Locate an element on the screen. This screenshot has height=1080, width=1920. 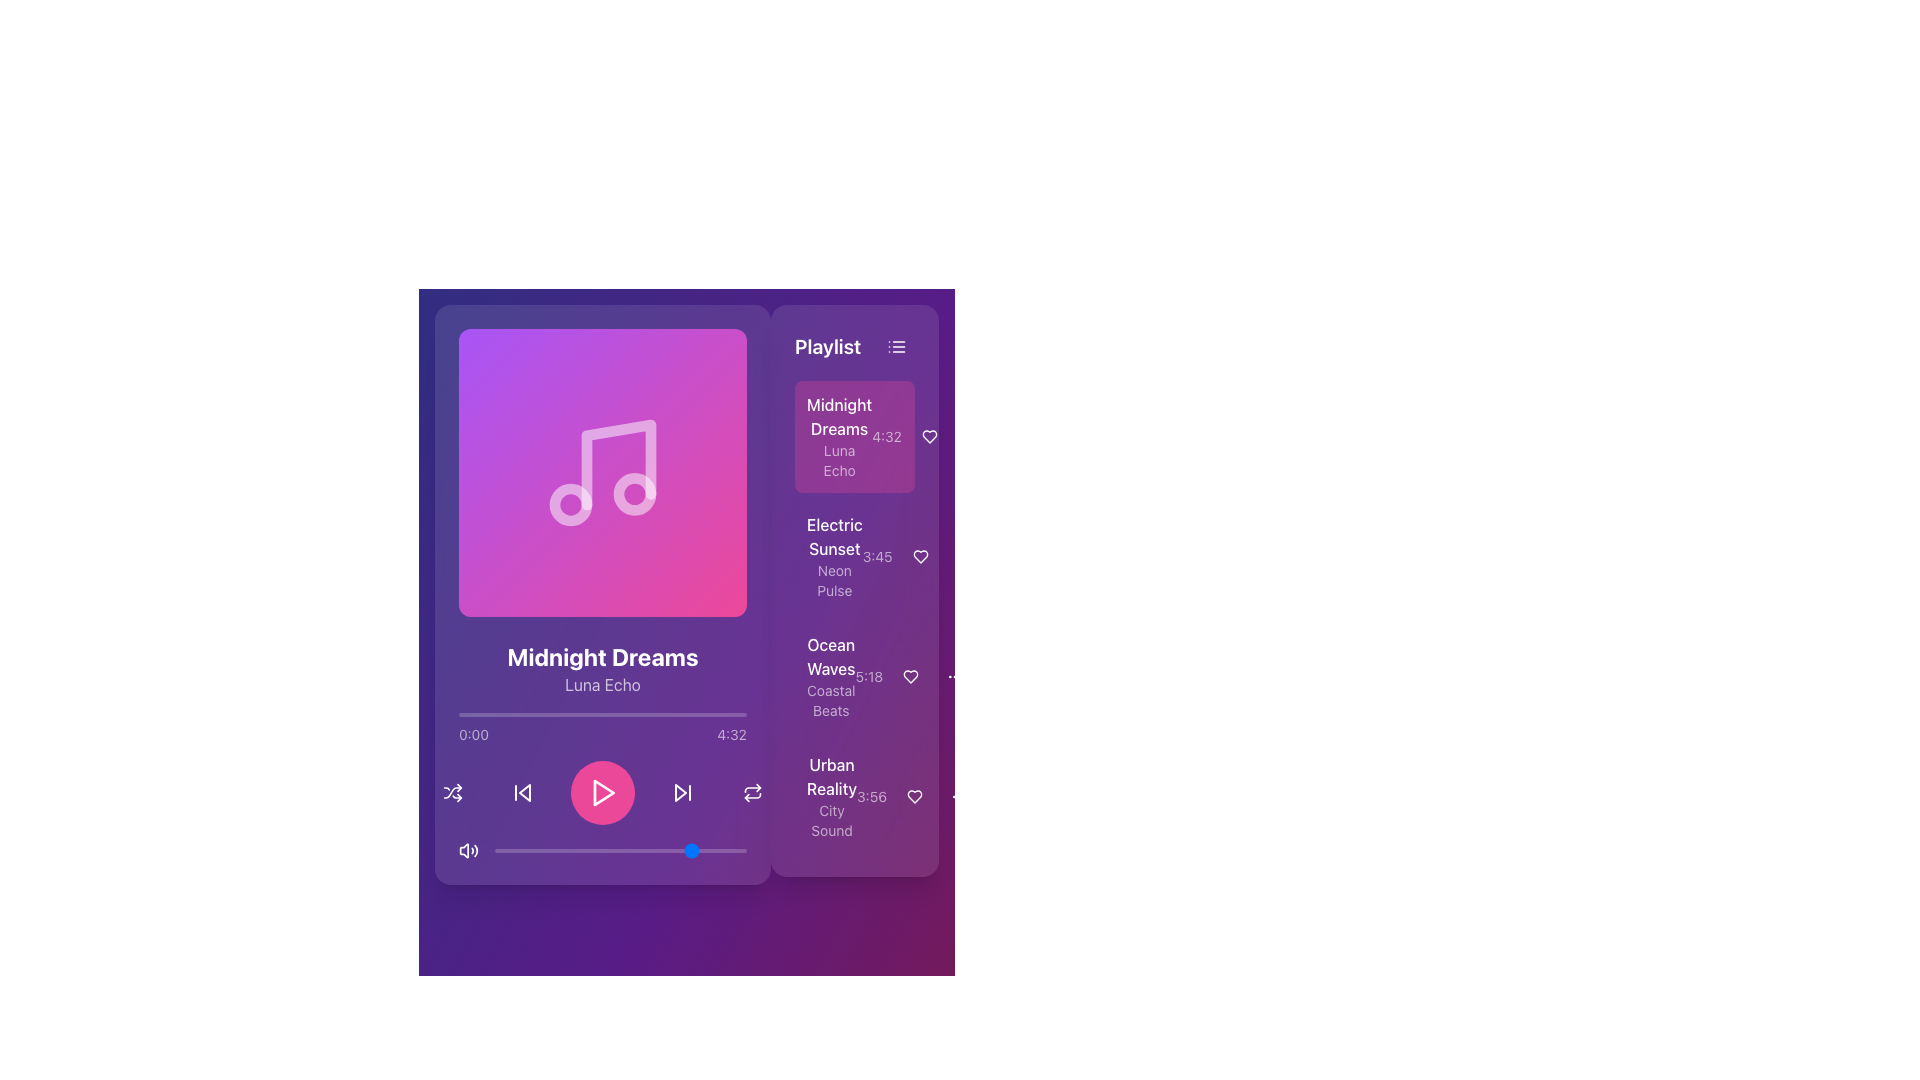
the forward navigation button with a triangular play icon to skip to the next track is located at coordinates (682, 792).